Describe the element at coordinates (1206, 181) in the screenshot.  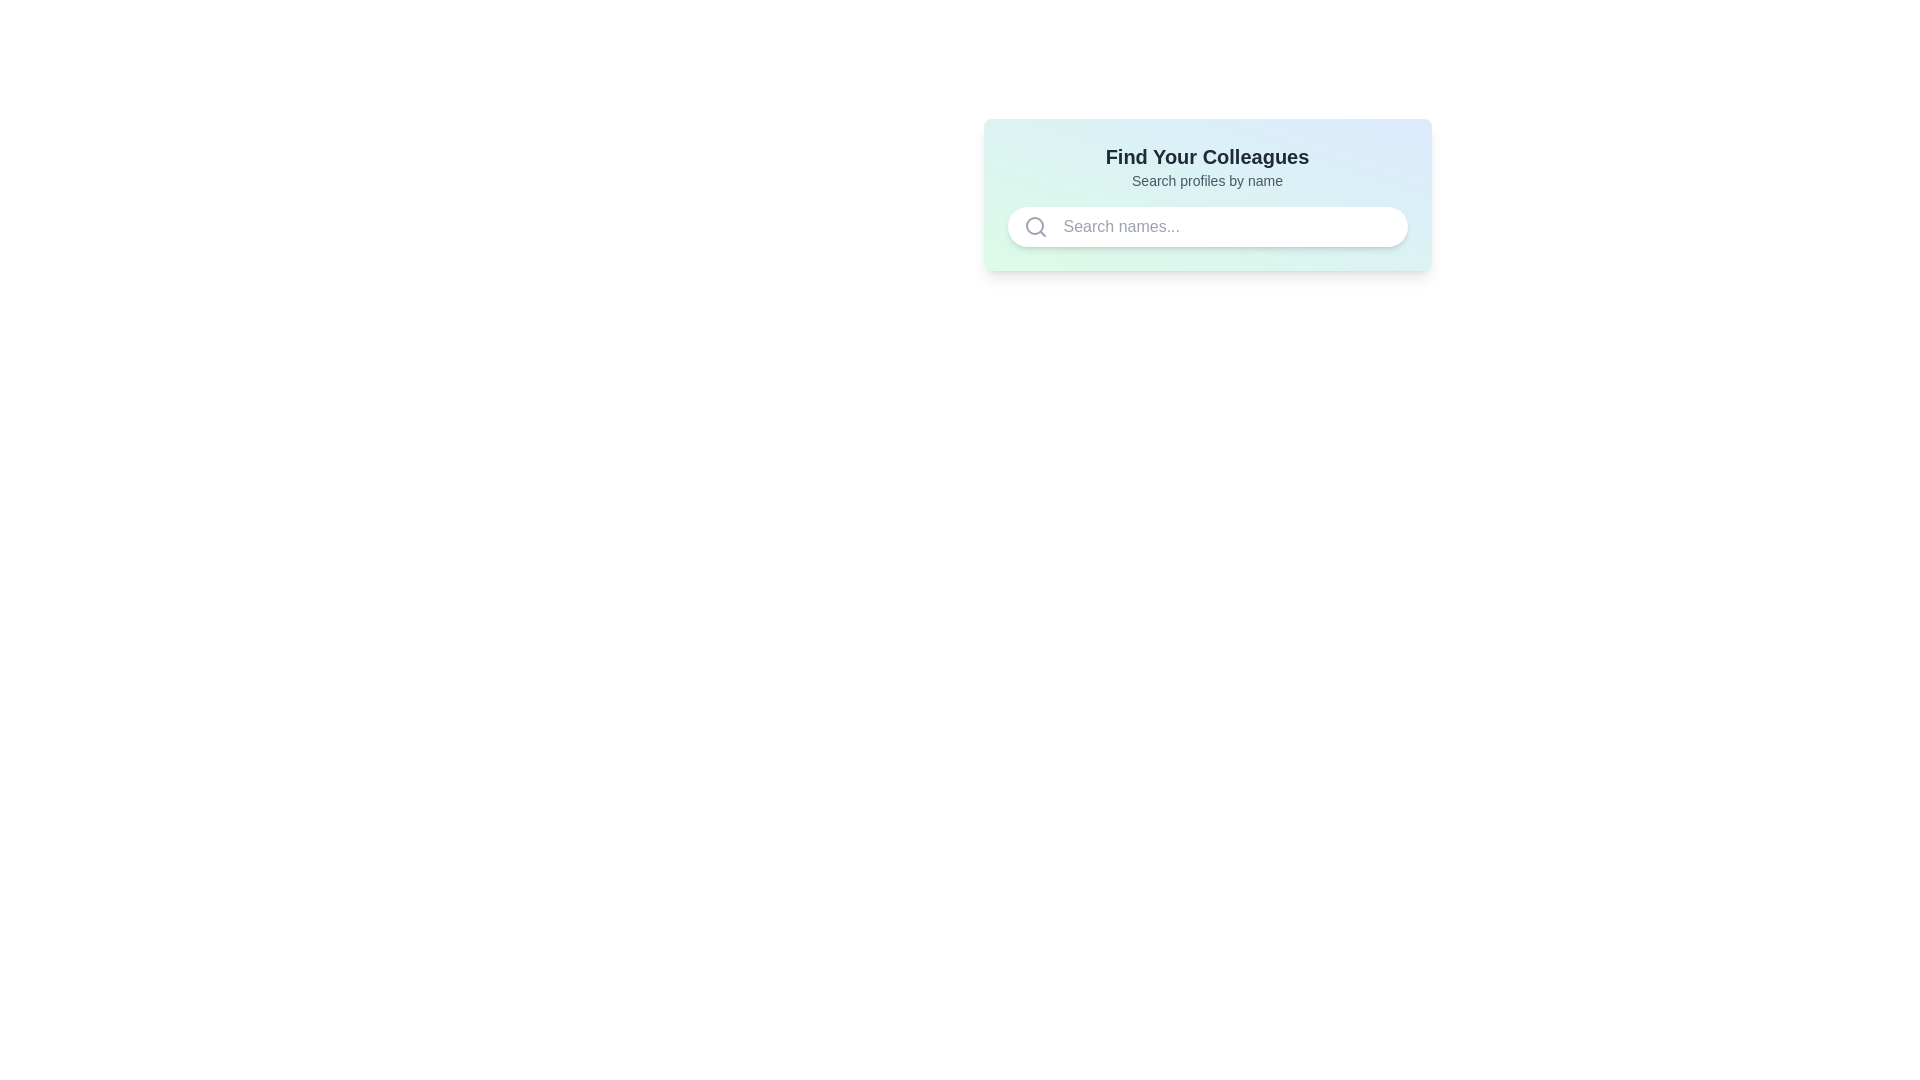
I see `the descriptive text label that instructs the user about the function of the associated search box for entering a name to search profiles, located directly beneath 'Find Your Colleagues.'` at that location.